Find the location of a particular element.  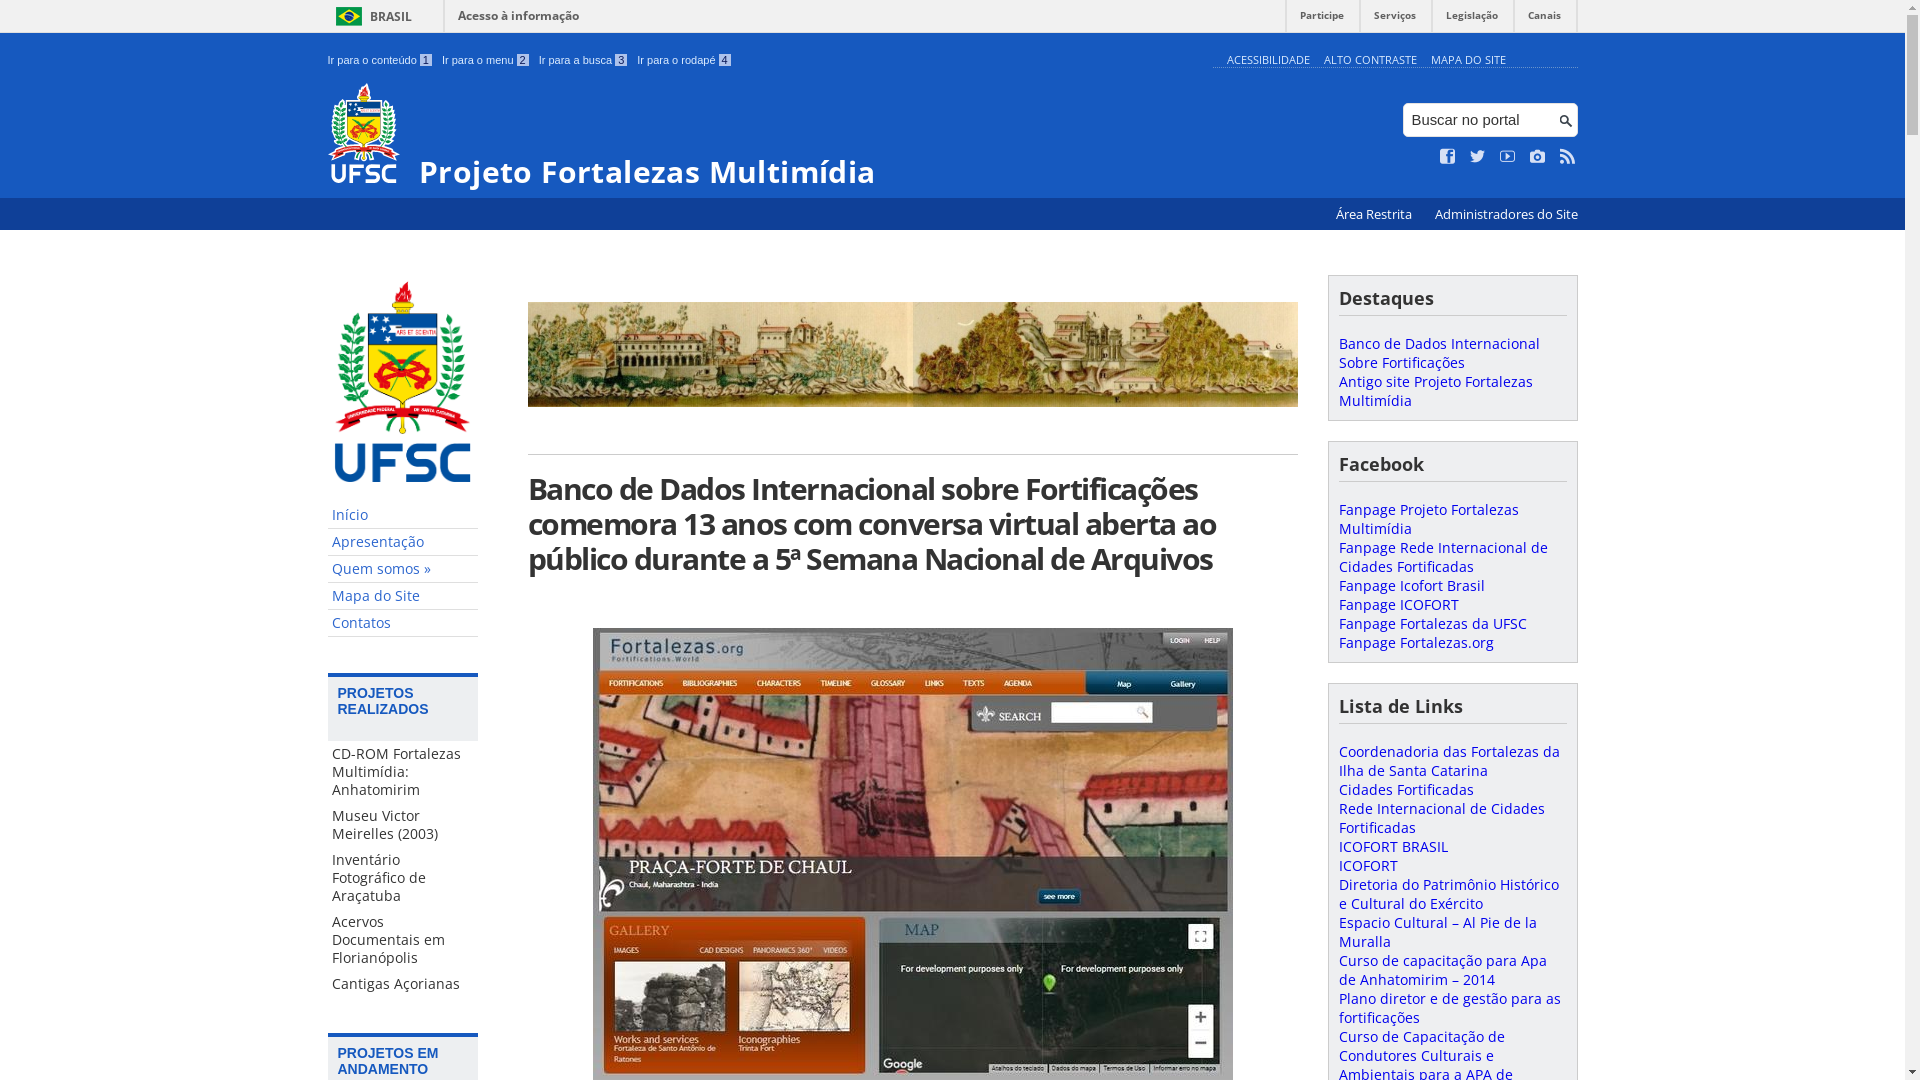

'Curta no Facebook' is located at coordinates (1448, 156).